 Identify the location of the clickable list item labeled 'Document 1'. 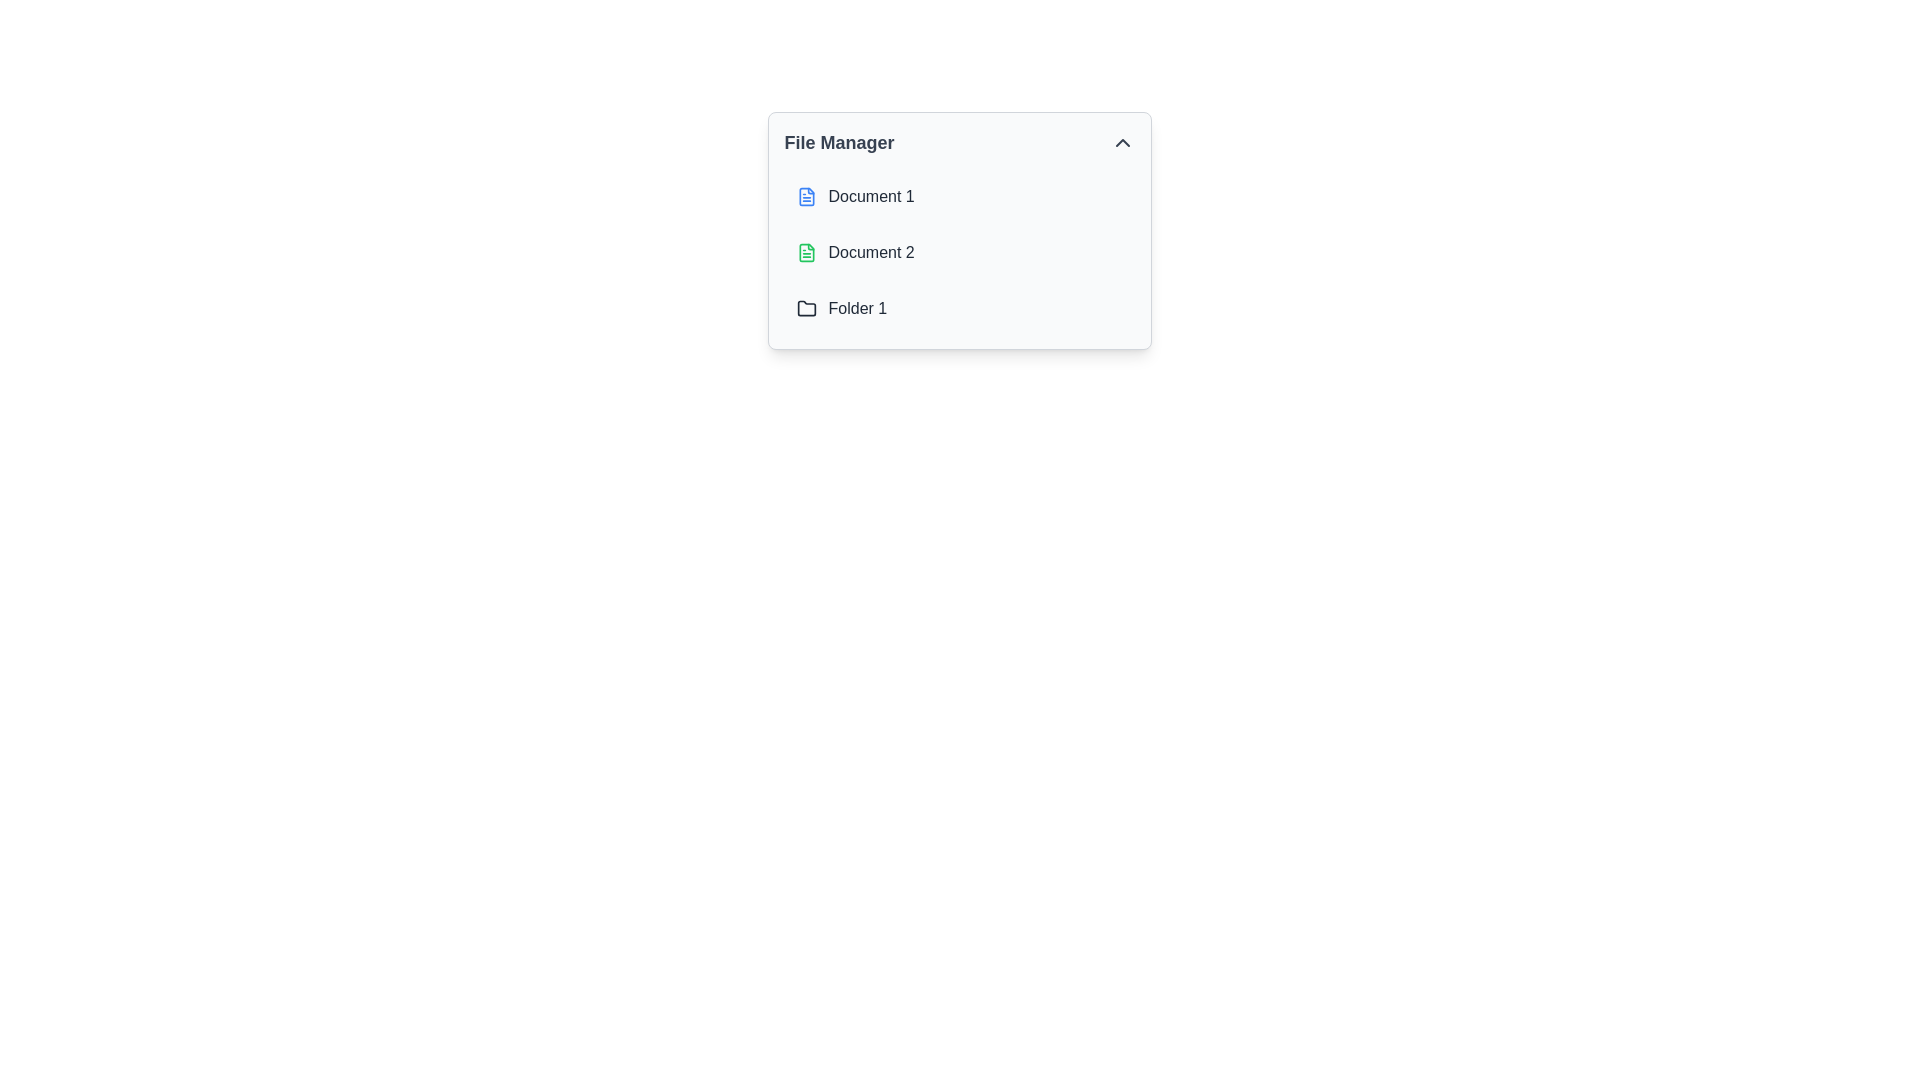
(958, 196).